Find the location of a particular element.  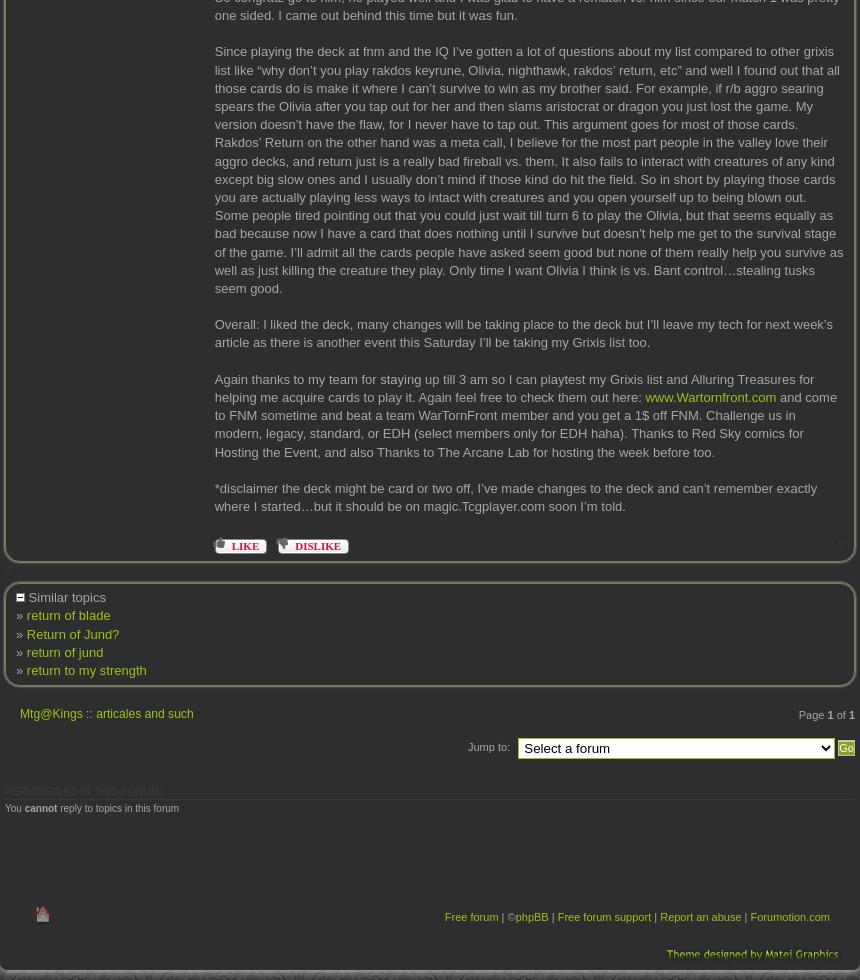

'phpBB' is located at coordinates (530, 916).